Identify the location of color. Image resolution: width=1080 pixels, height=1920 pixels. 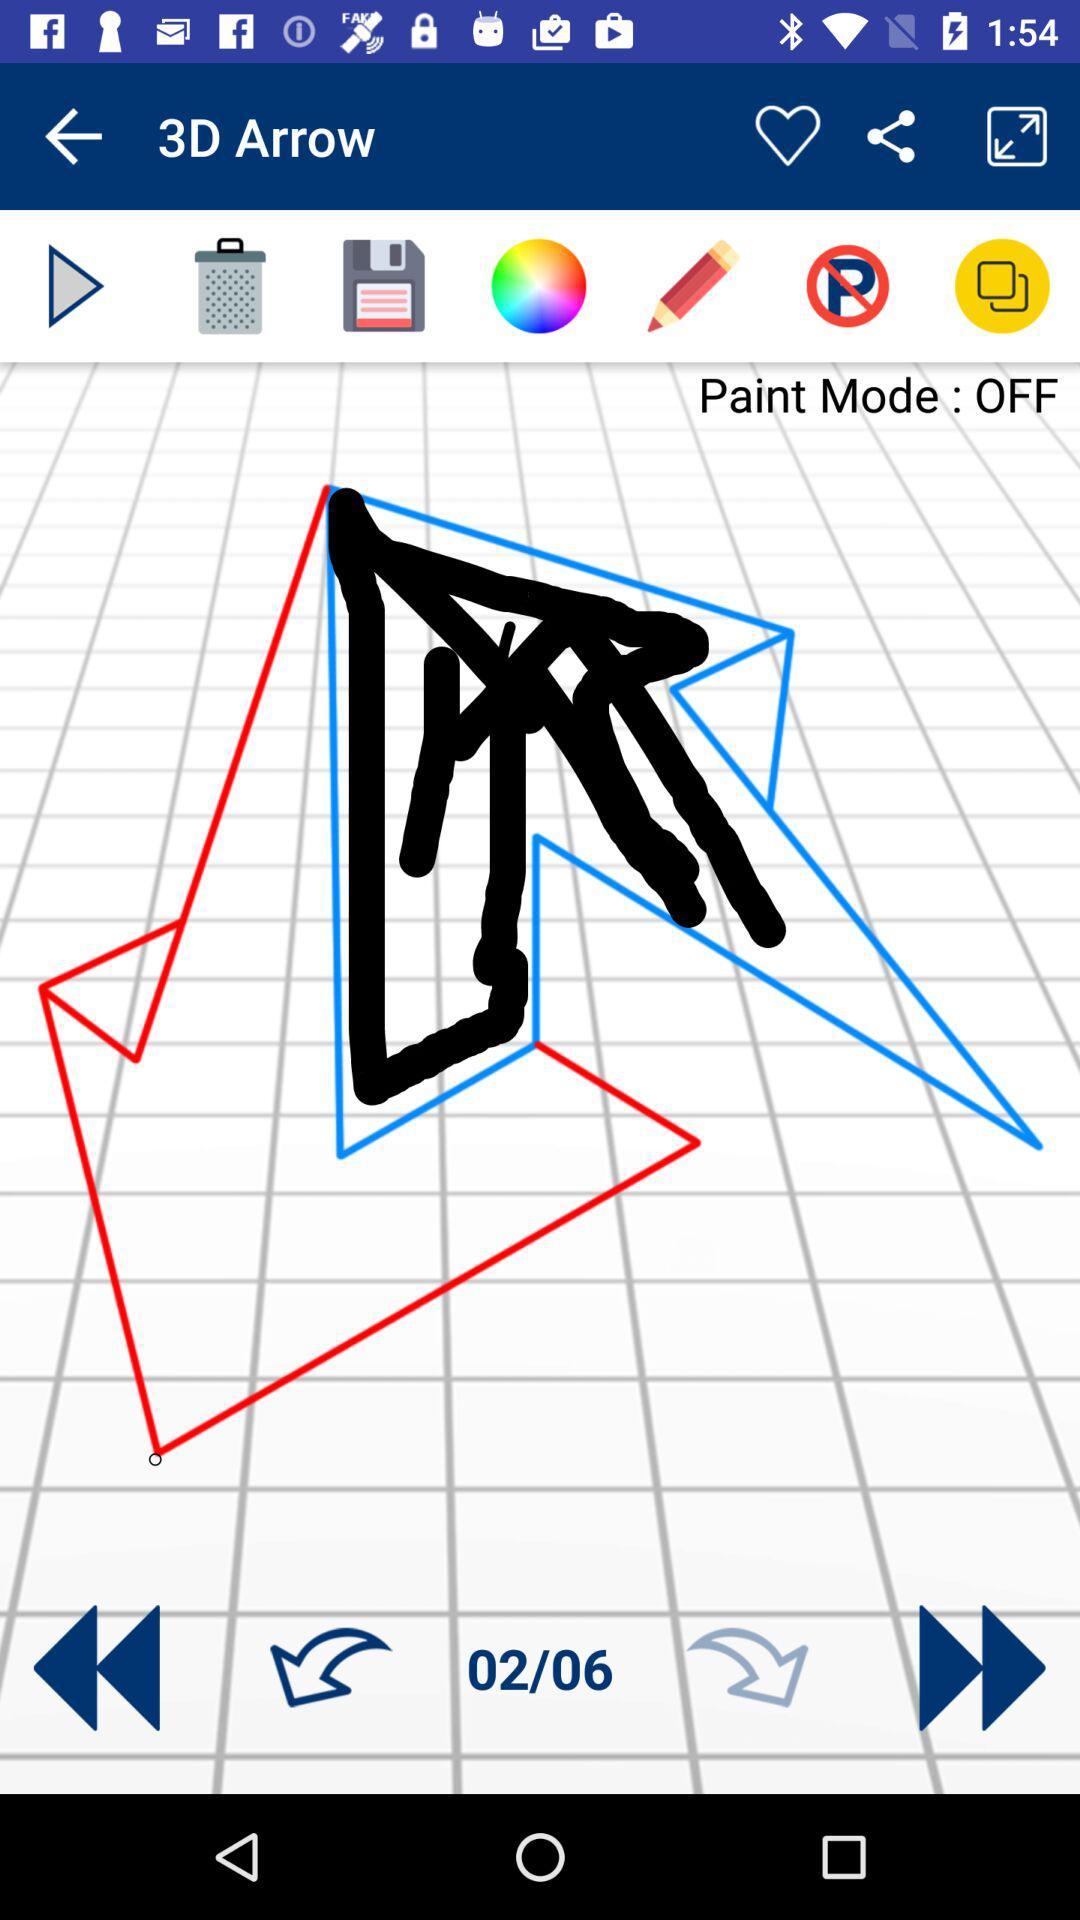
(537, 285).